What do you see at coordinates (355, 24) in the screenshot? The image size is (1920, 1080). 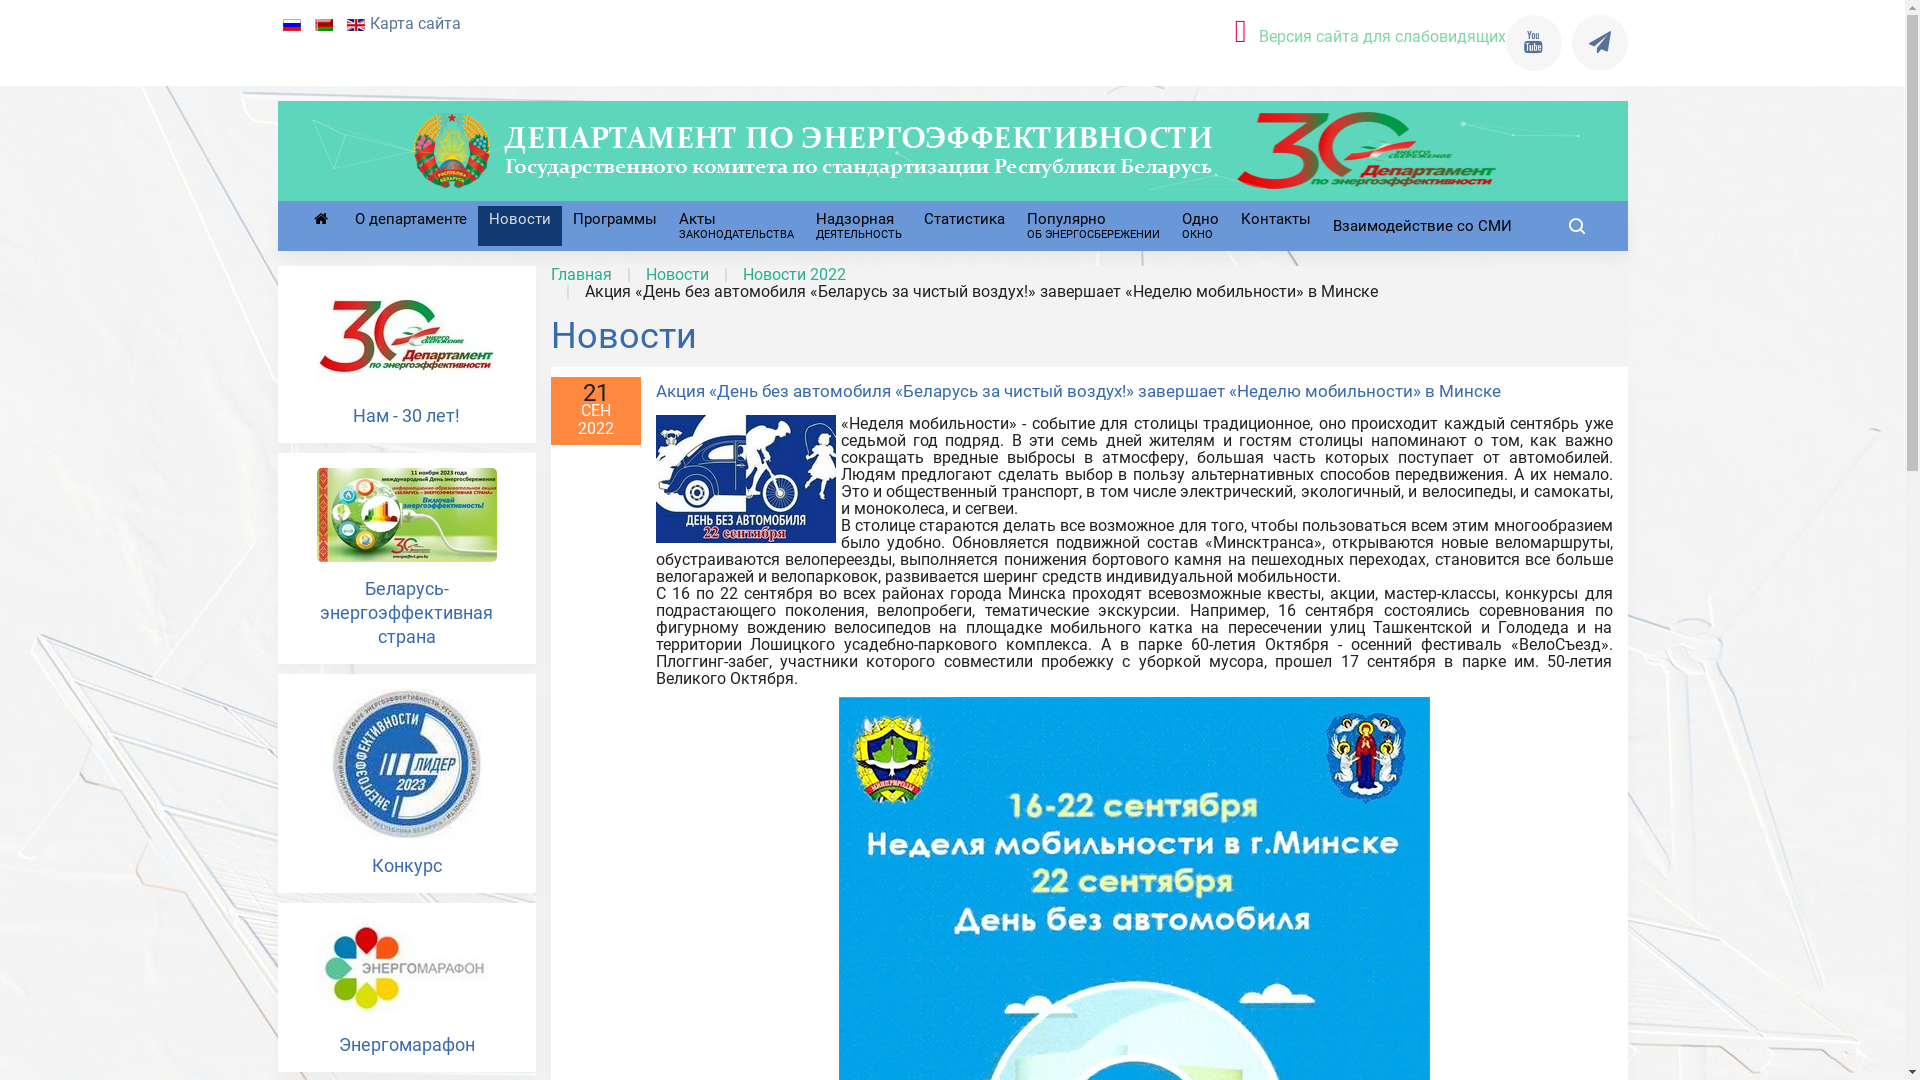 I see `'English (UK)'` at bounding box center [355, 24].